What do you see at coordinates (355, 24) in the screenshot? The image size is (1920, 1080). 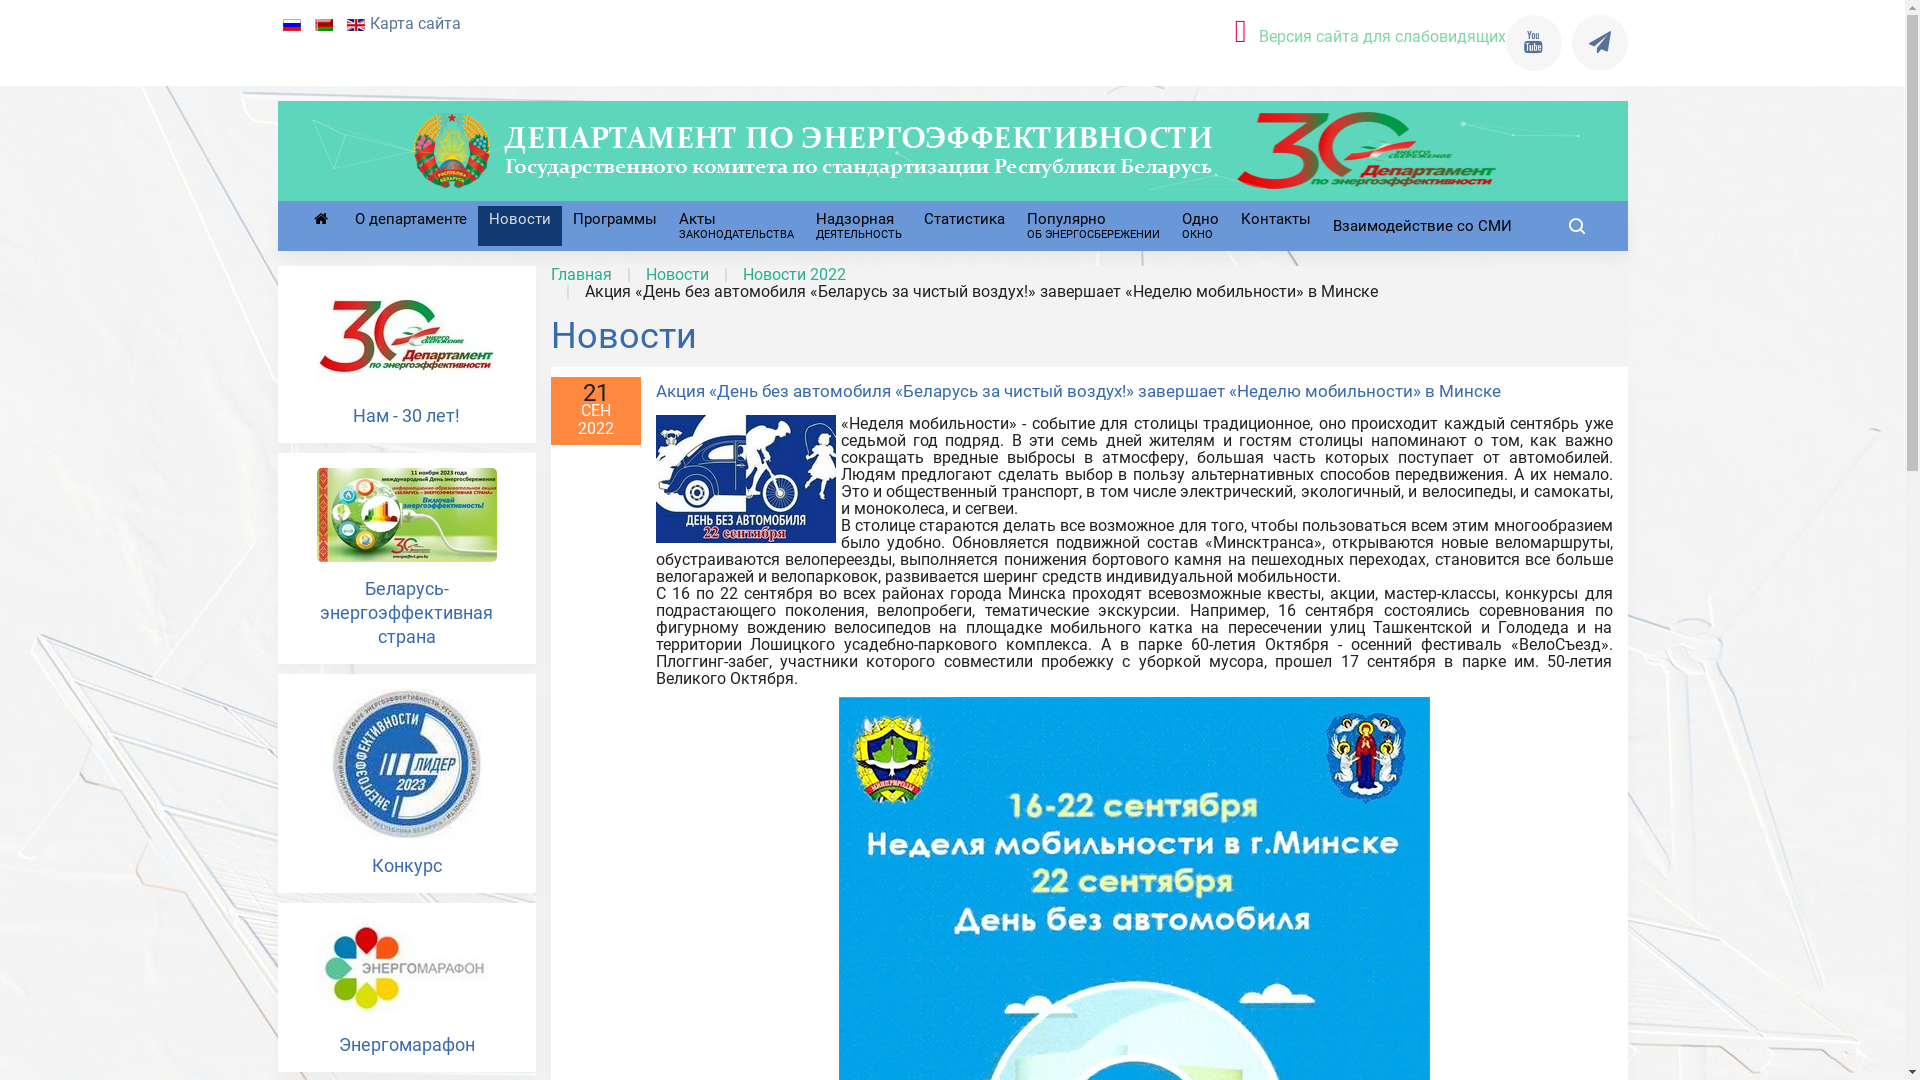 I see `'English (UK)'` at bounding box center [355, 24].